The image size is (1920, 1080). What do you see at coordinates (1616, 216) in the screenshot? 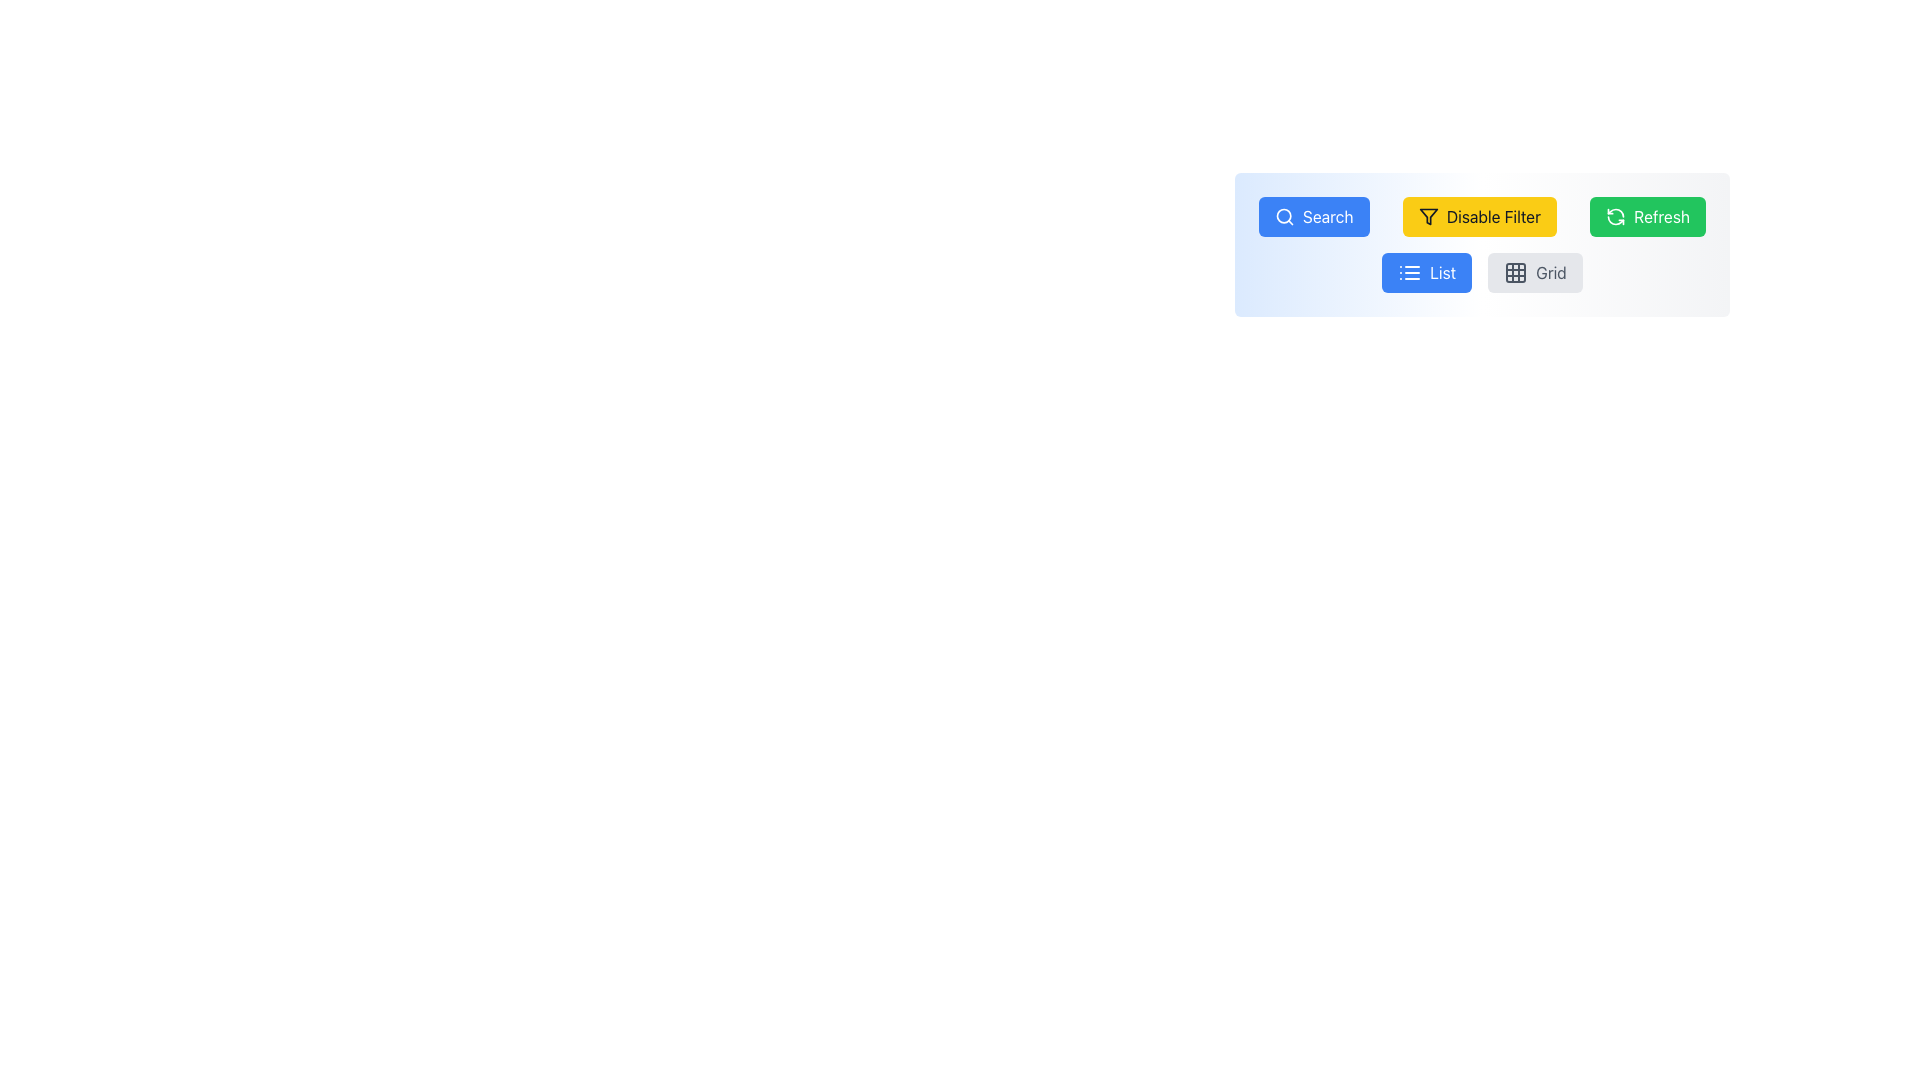
I see `the 'Refresh' button located in the top-right corner of the interface, which contains an icon representing the refresh action` at bounding box center [1616, 216].